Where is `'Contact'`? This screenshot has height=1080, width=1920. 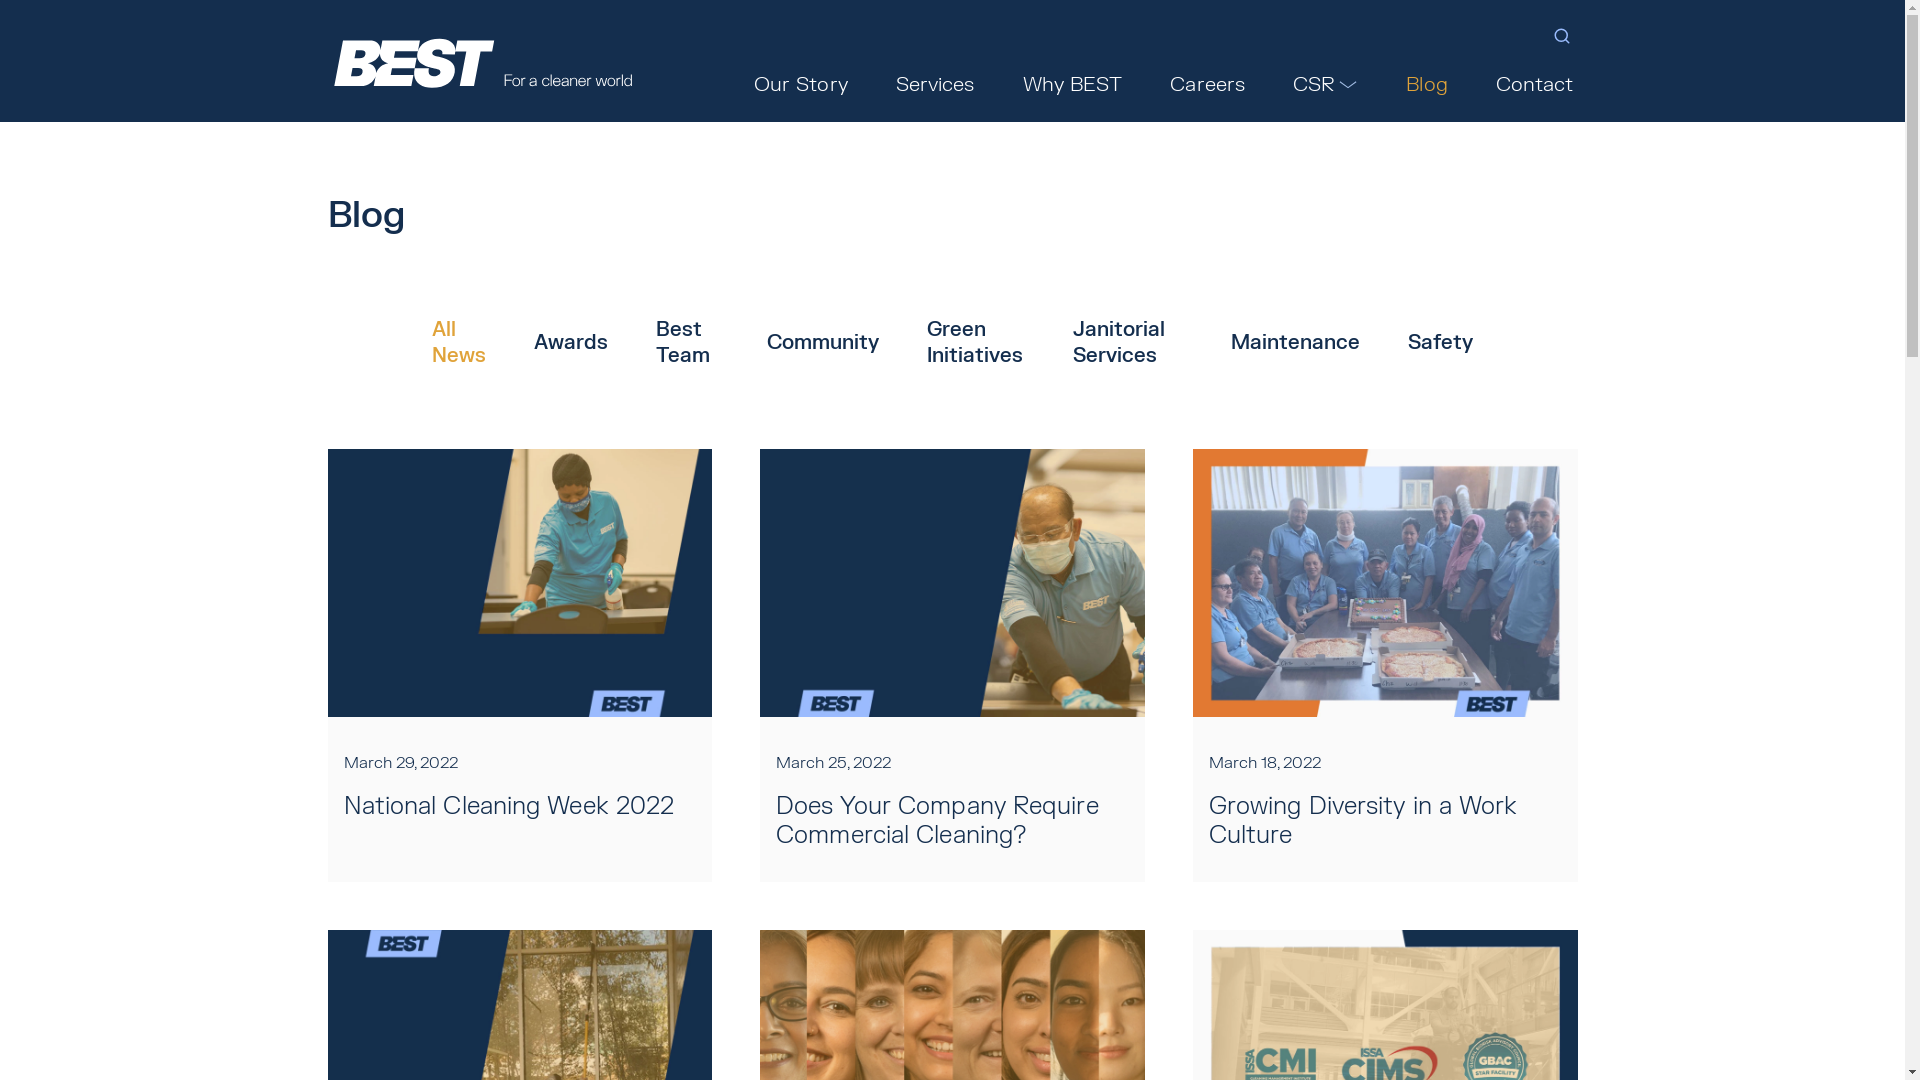 'Contact' is located at coordinates (1534, 83).